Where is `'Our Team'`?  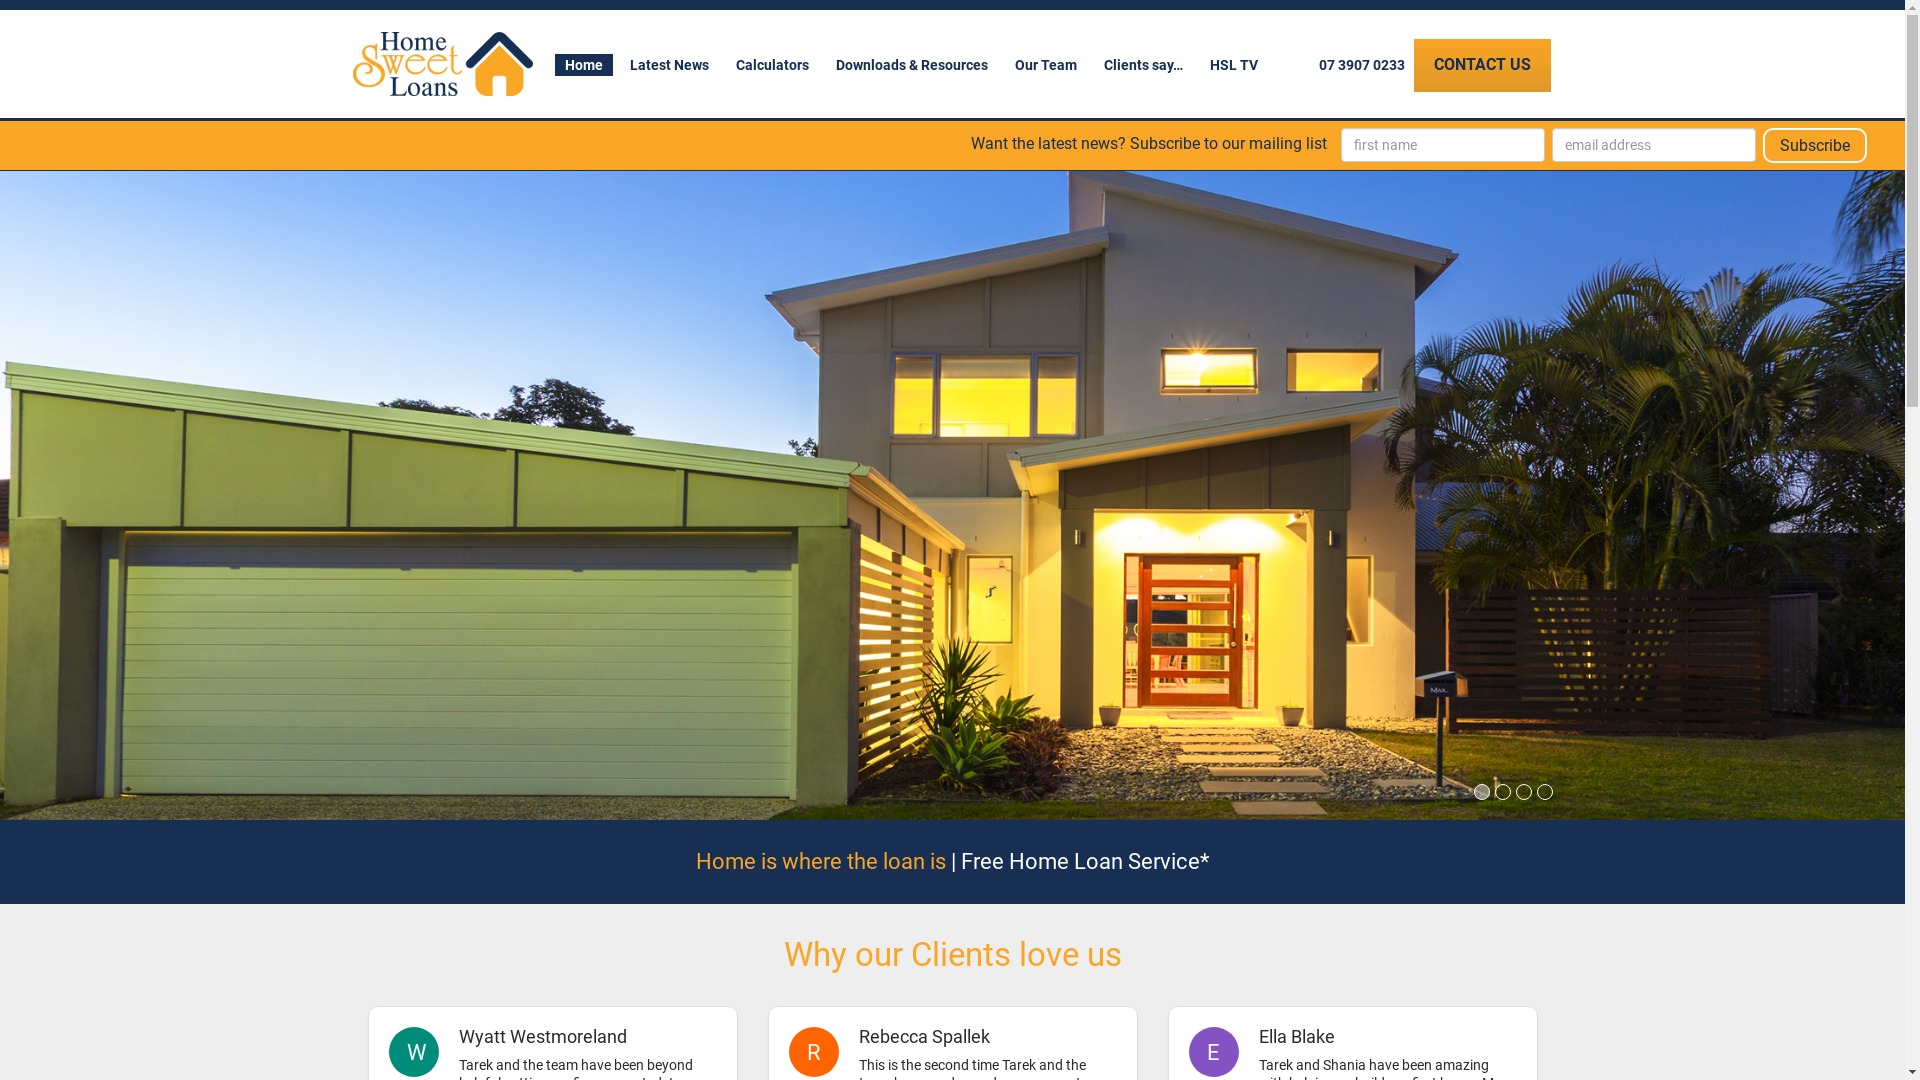 'Our Team' is located at coordinates (1044, 64).